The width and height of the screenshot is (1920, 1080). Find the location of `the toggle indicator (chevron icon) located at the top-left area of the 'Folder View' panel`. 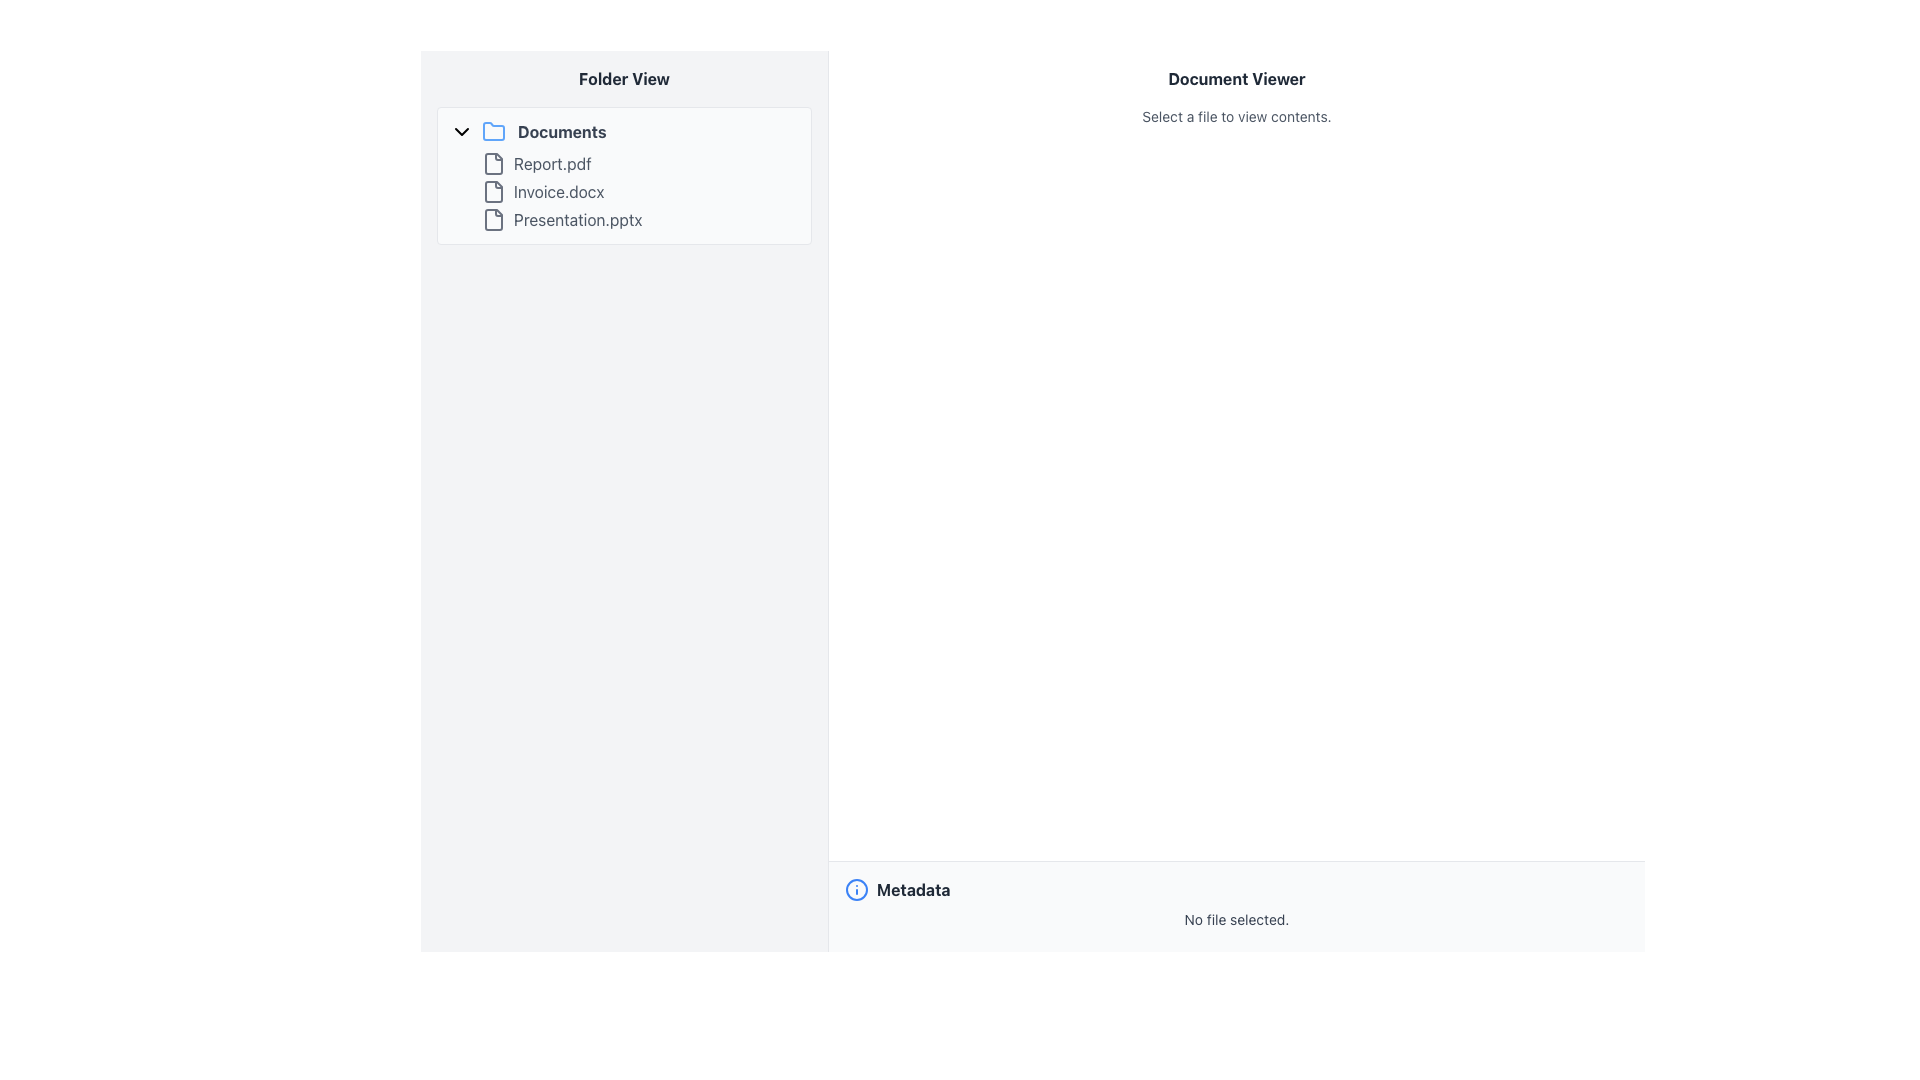

the toggle indicator (chevron icon) located at the top-left area of the 'Folder View' panel is located at coordinates (460, 131).